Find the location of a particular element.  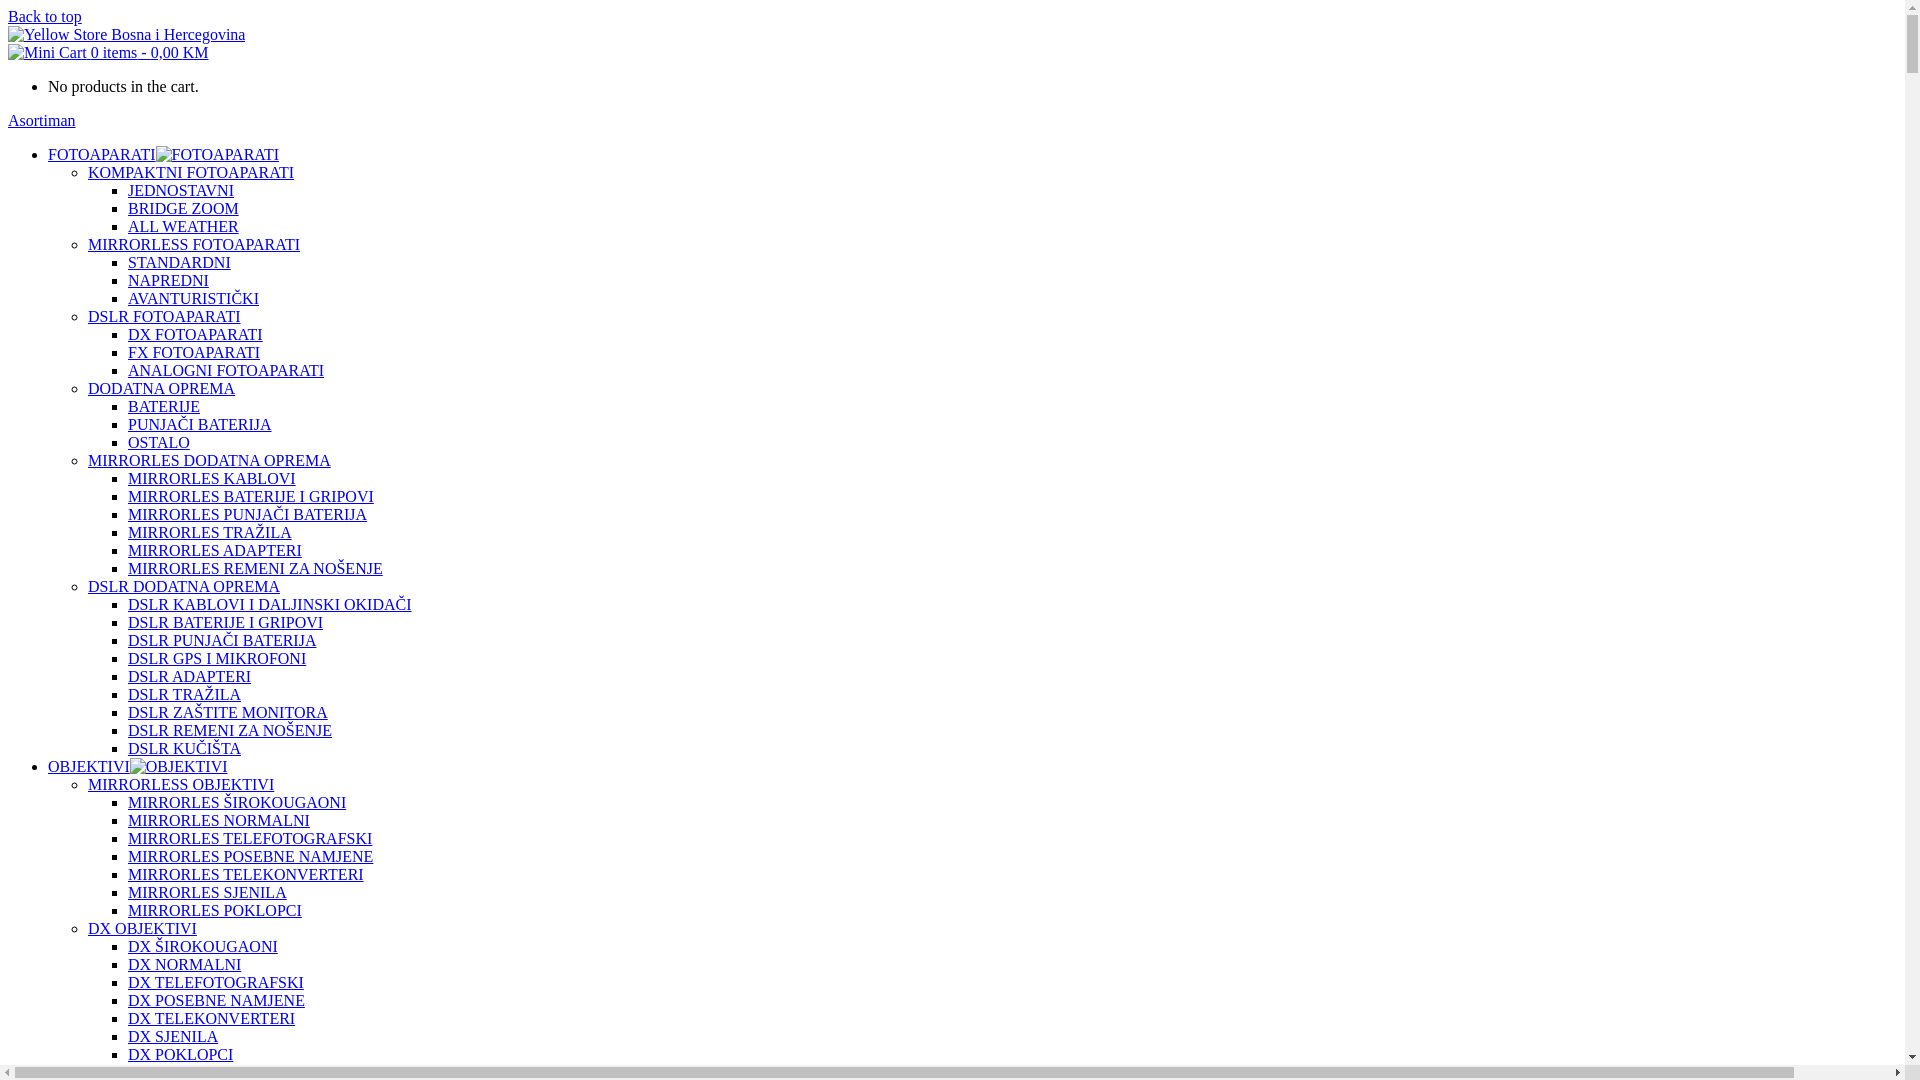

'NAPREDNI' is located at coordinates (168, 280).